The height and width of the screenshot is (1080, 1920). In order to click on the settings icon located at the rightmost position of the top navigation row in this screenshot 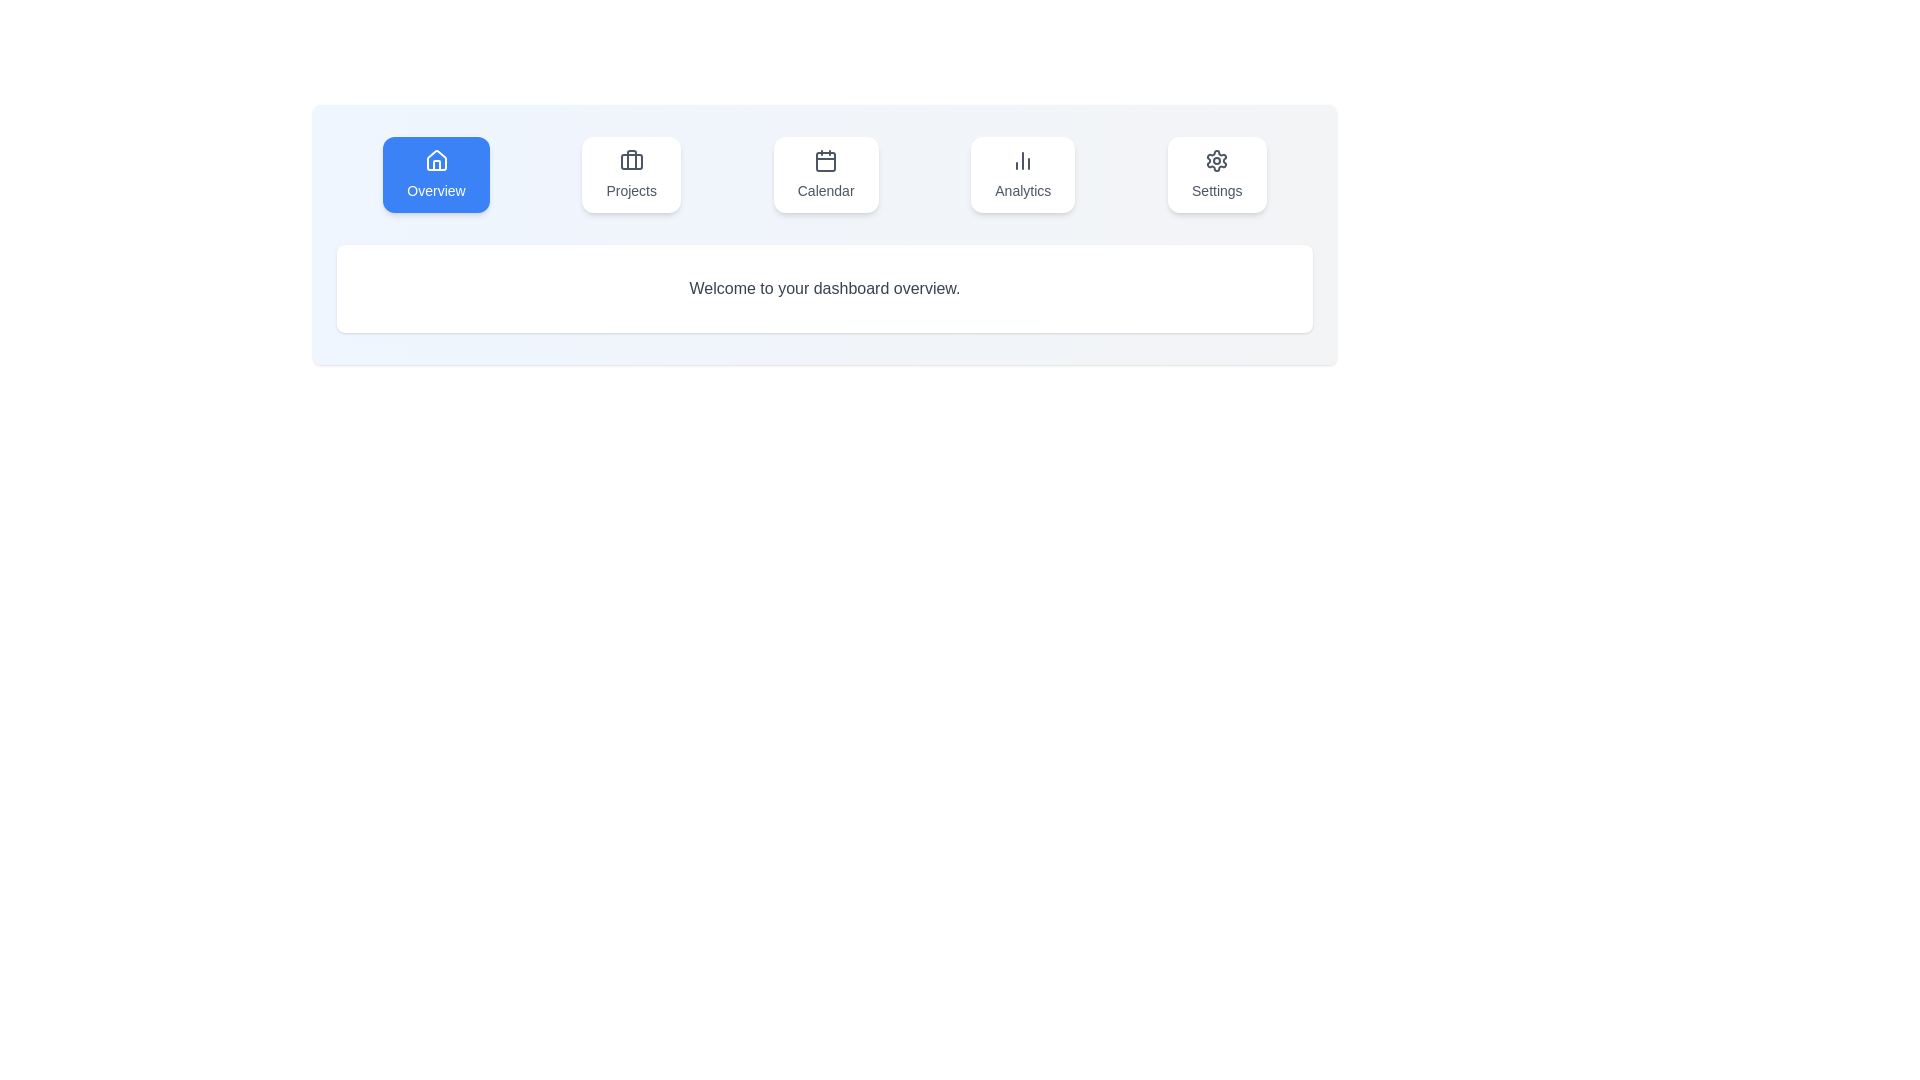, I will do `click(1216, 160)`.